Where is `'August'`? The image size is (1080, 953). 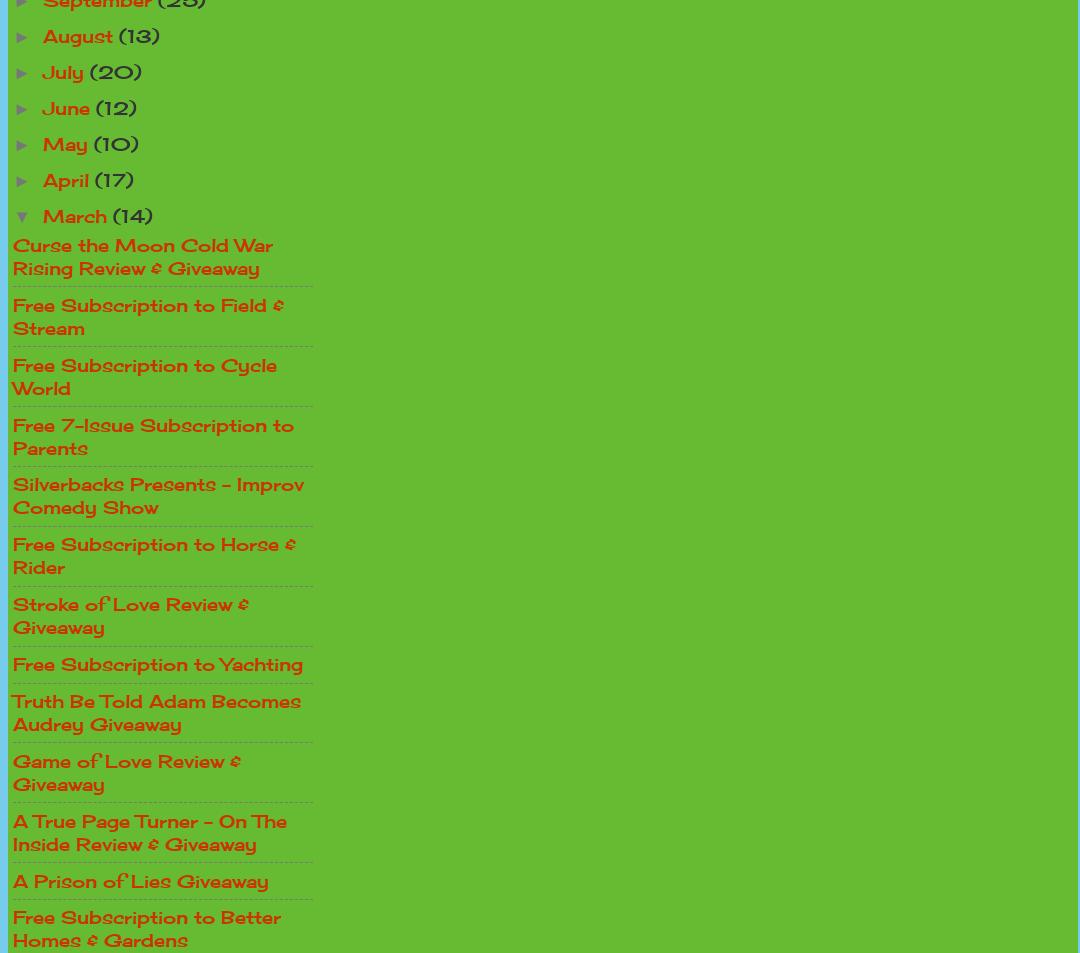
'August' is located at coordinates (80, 35).